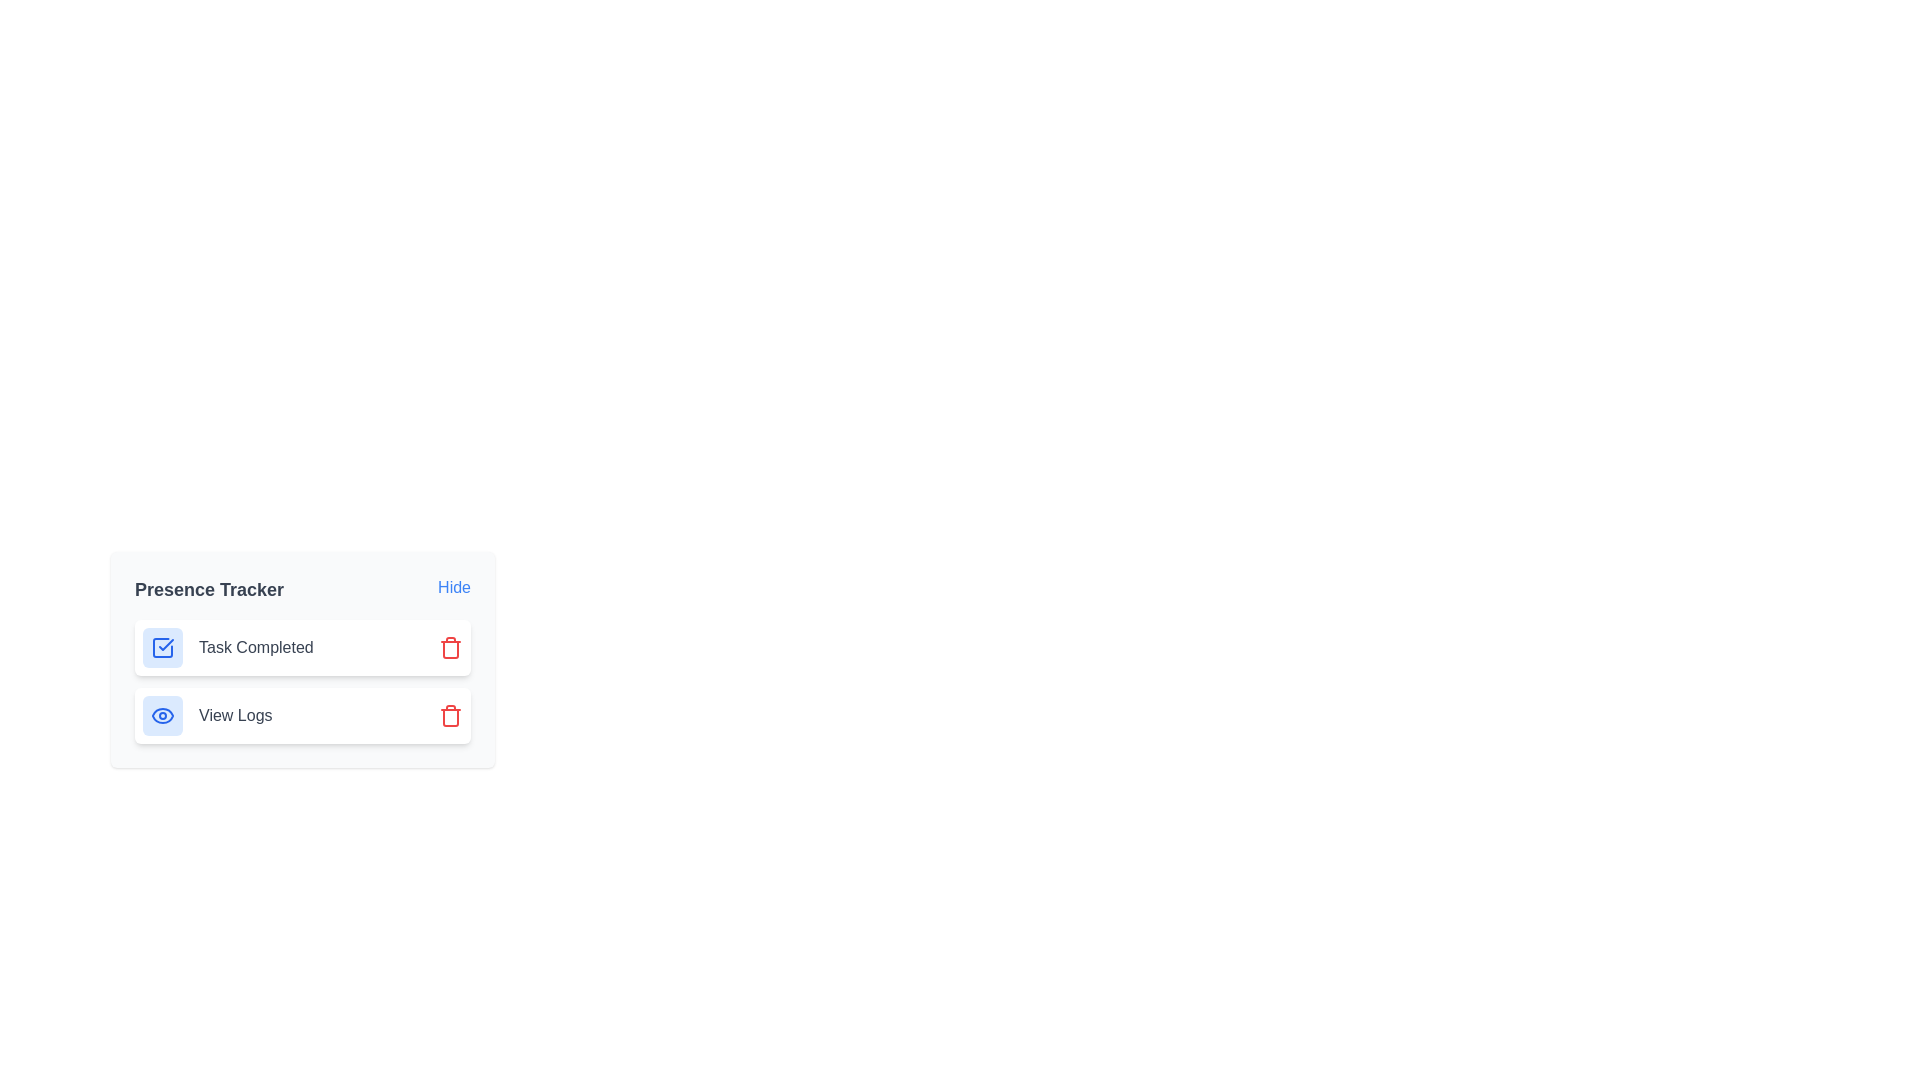 This screenshot has width=1920, height=1080. I want to click on the interactive text link located on the far-right of the 'Presence Tracker' section, so click(453, 586).